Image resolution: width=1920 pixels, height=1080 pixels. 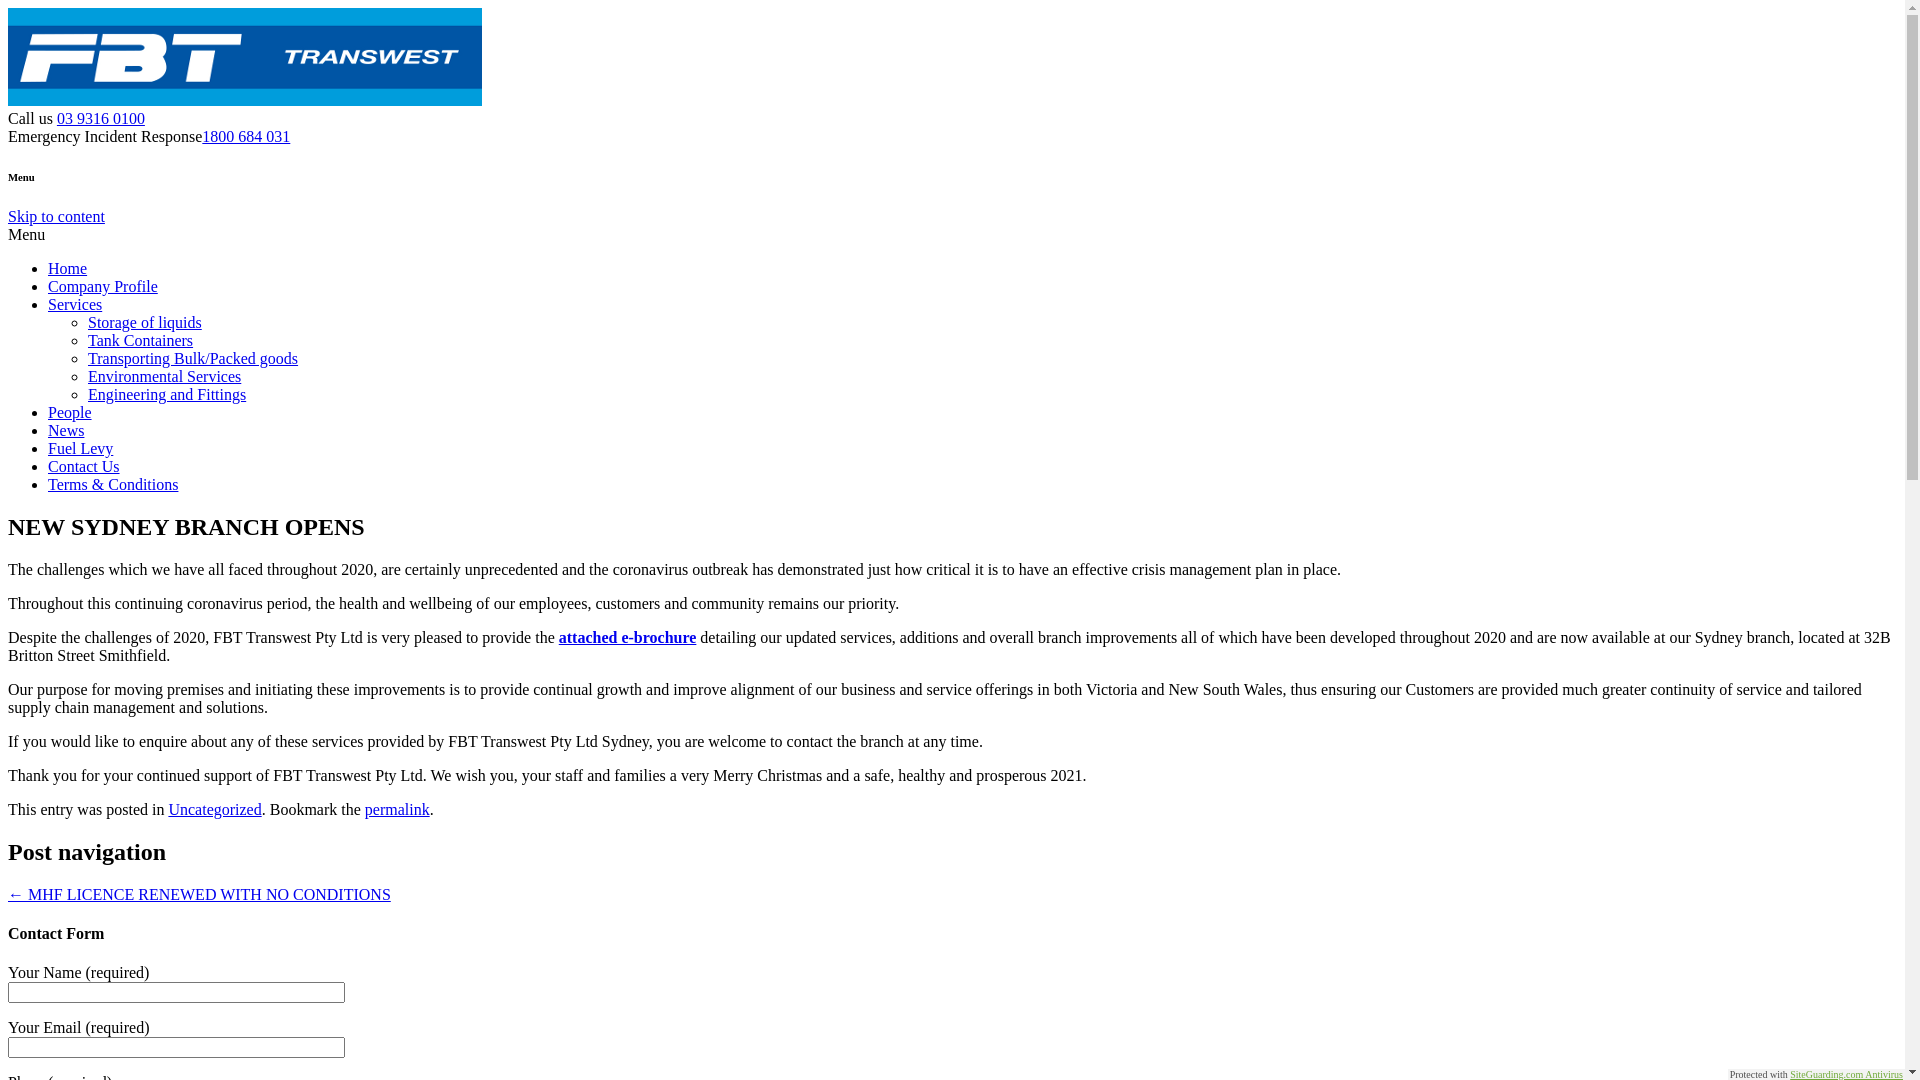 What do you see at coordinates (167, 394) in the screenshot?
I see `'Engineering and Fittings'` at bounding box center [167, 394].